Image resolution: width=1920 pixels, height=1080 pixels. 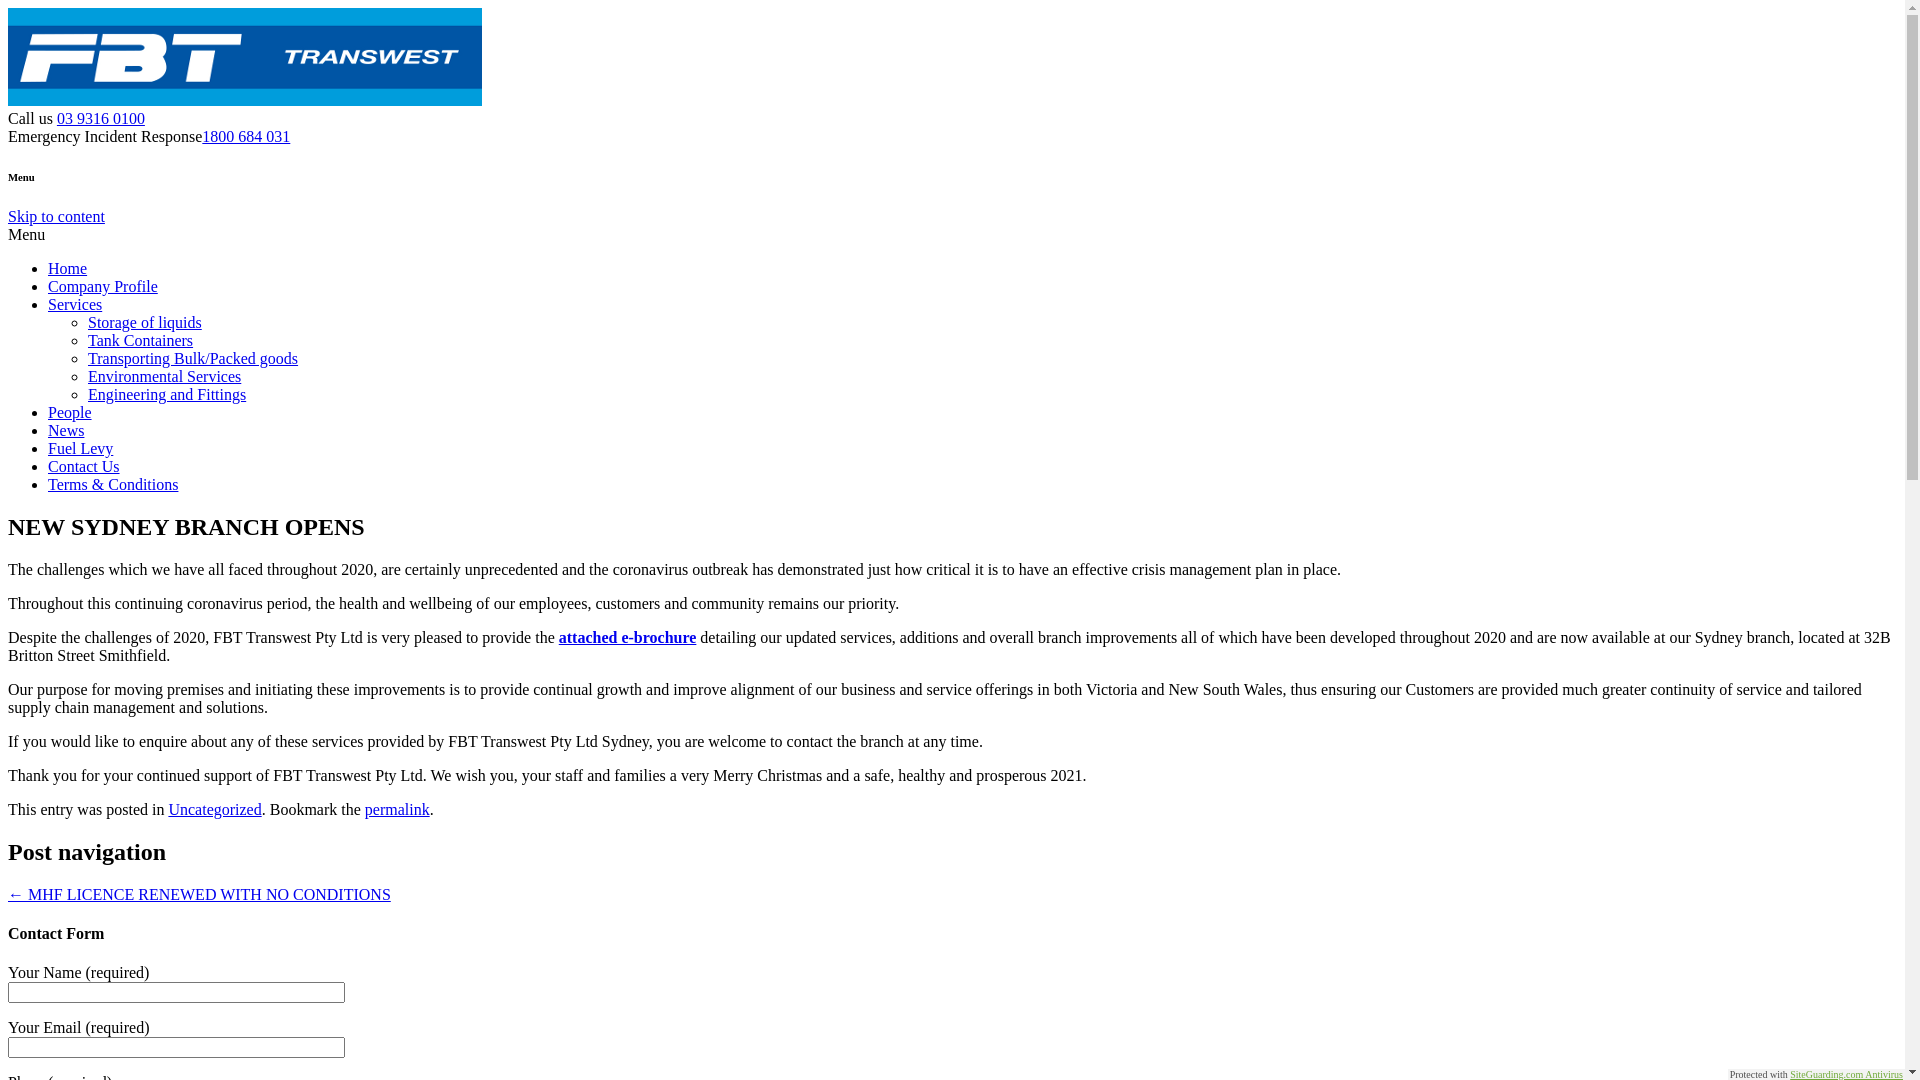 What do you see at coordinates (167, 394) in the screenshot?
I see `'Engineering and Fittings'` at bounding box center [167, 394].